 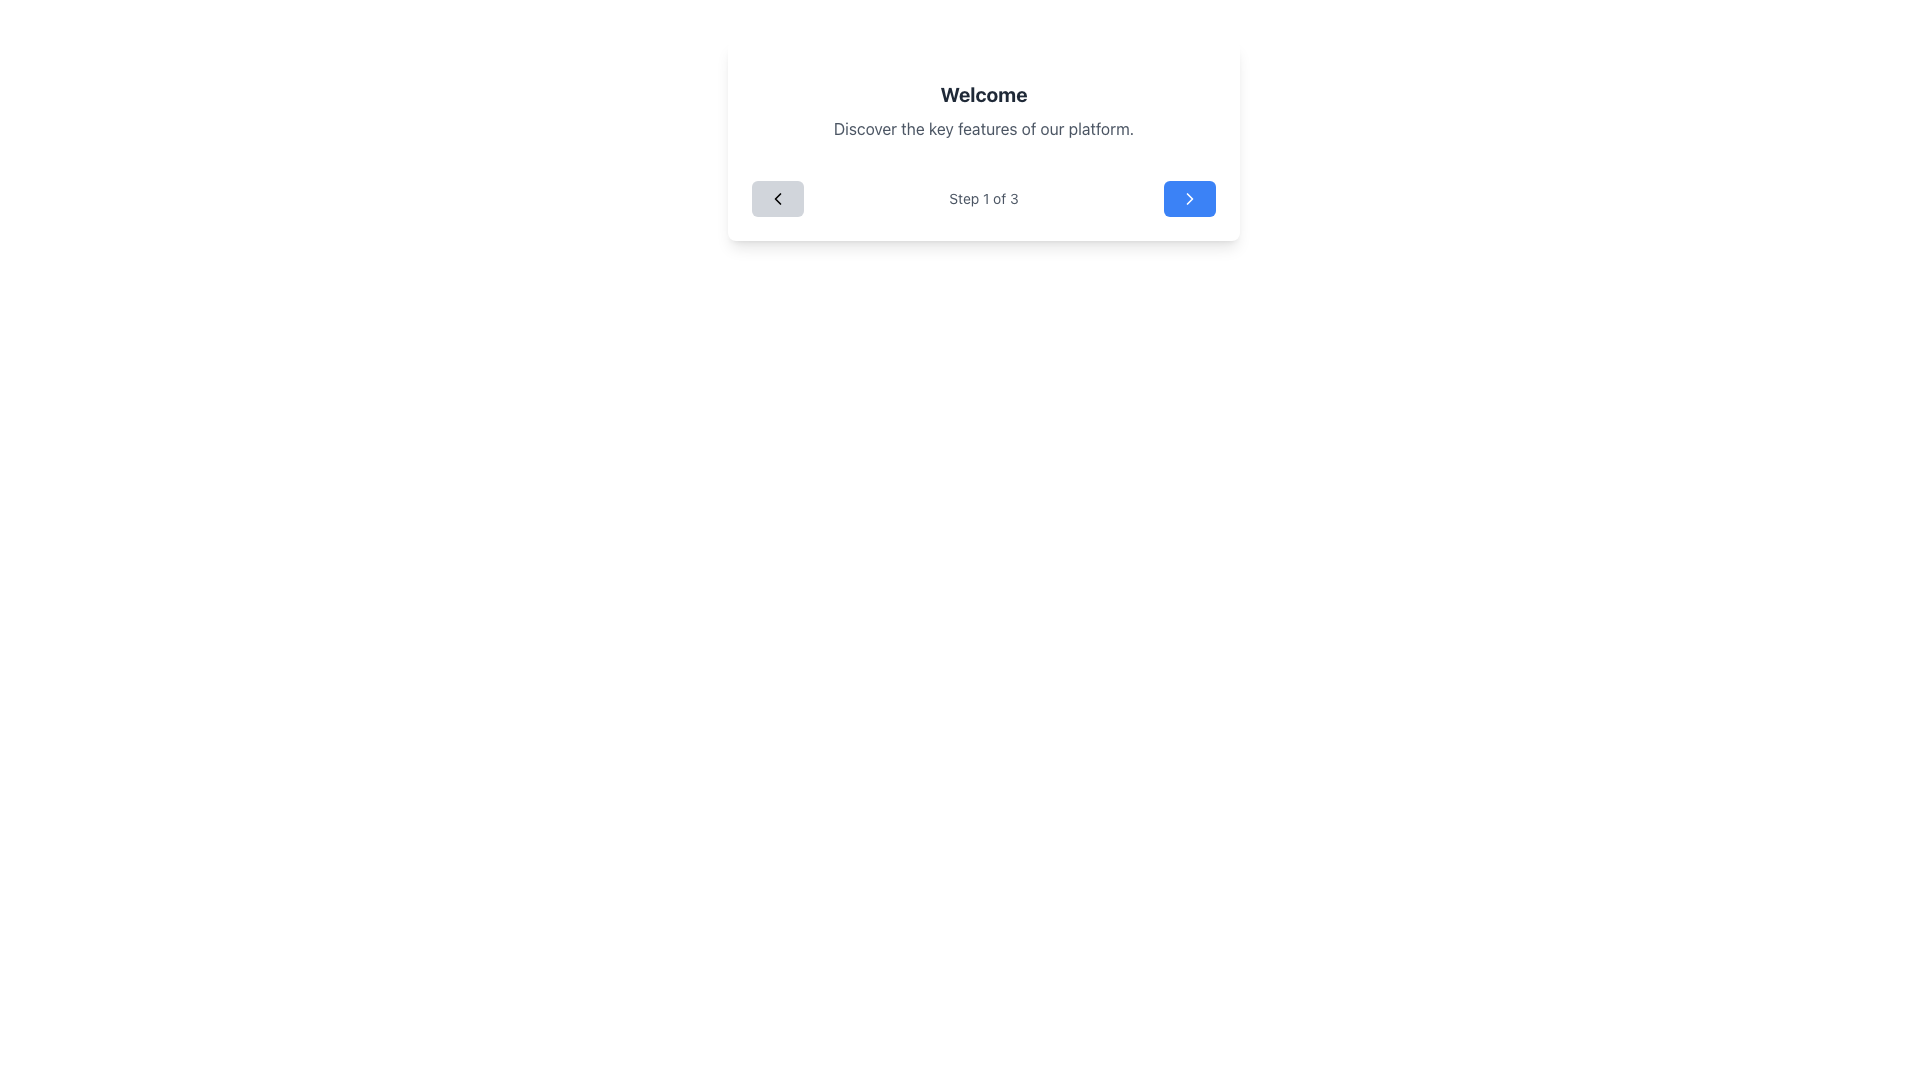 What do you see at coordinates (983, 199) in the screenshot?
I see `the static text element that displays the current step of a process, located centrally within the lower section of the white card, between navigation buttons` at bounding box center [983, 199].